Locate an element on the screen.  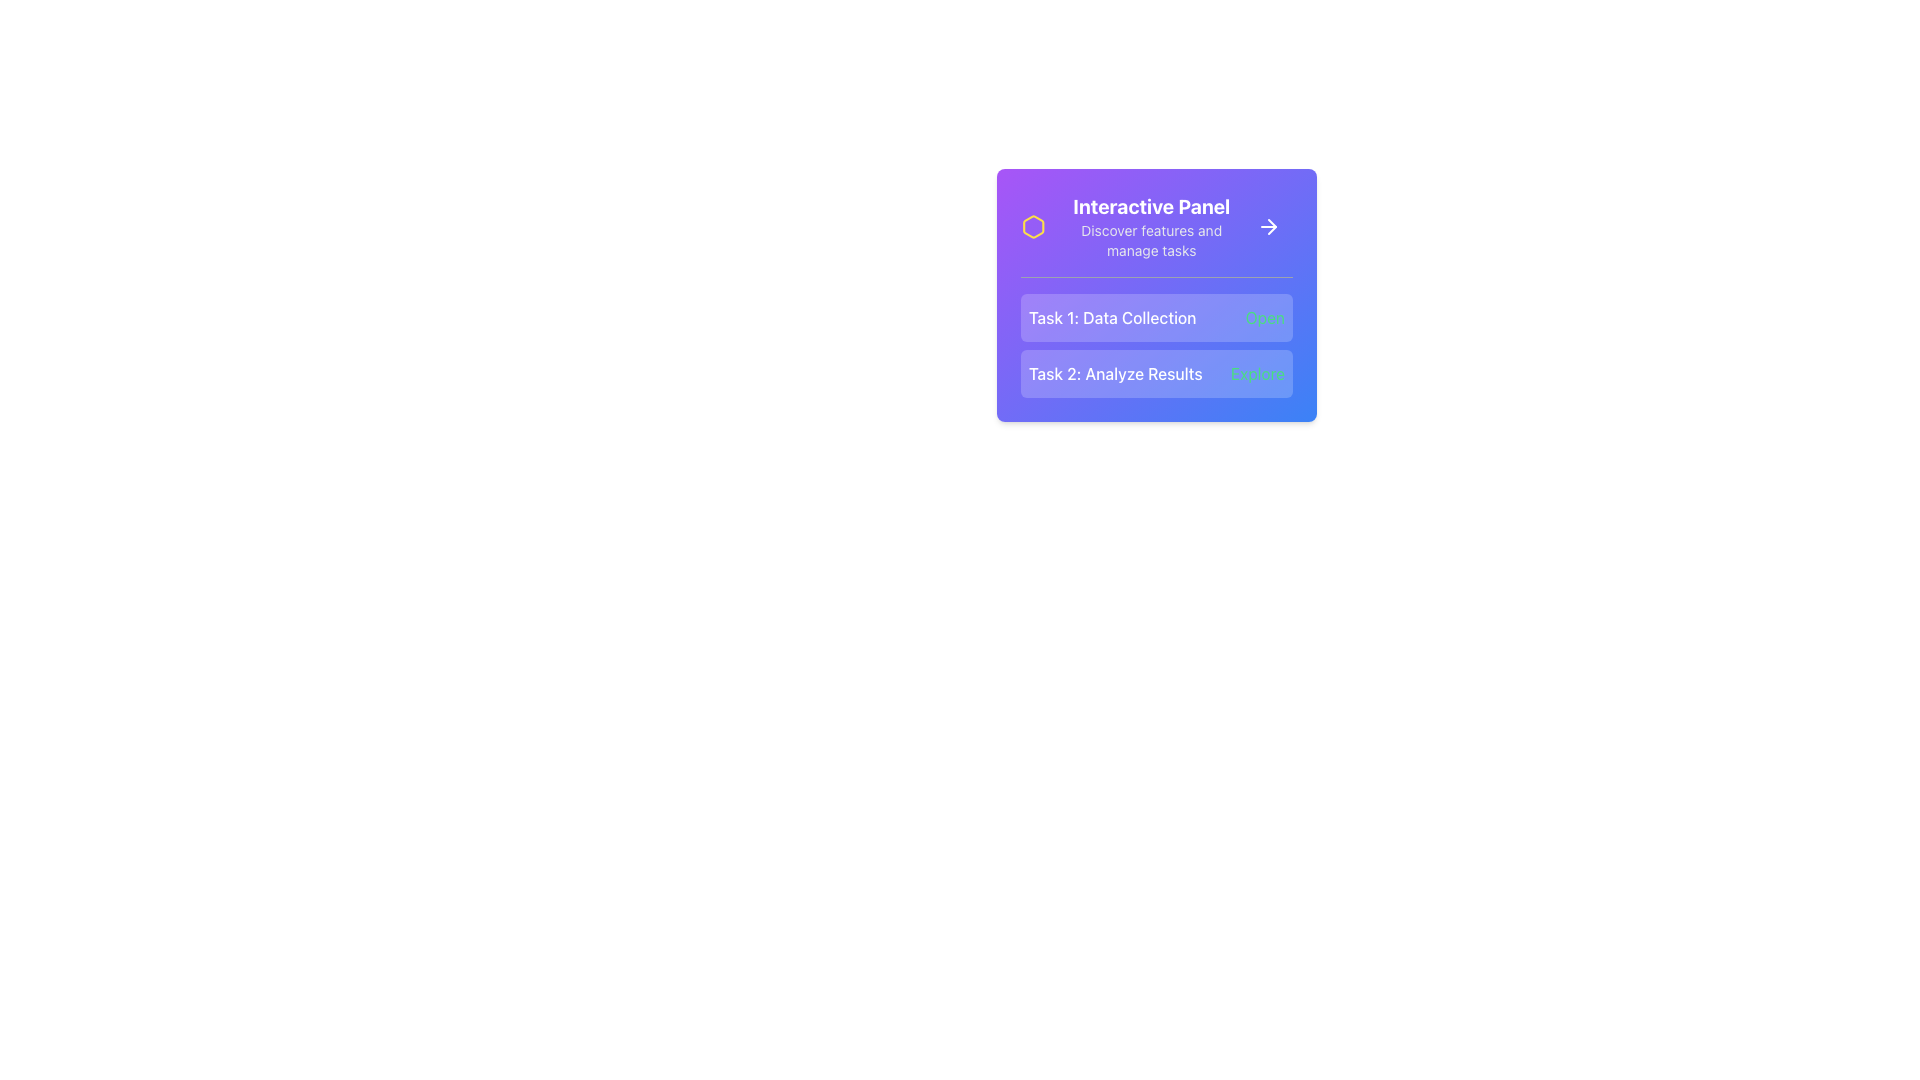
the green-colored text link reading 'Open' located to the right of 'Task 1: Data Collection' is located at coordinates (1264, 316).